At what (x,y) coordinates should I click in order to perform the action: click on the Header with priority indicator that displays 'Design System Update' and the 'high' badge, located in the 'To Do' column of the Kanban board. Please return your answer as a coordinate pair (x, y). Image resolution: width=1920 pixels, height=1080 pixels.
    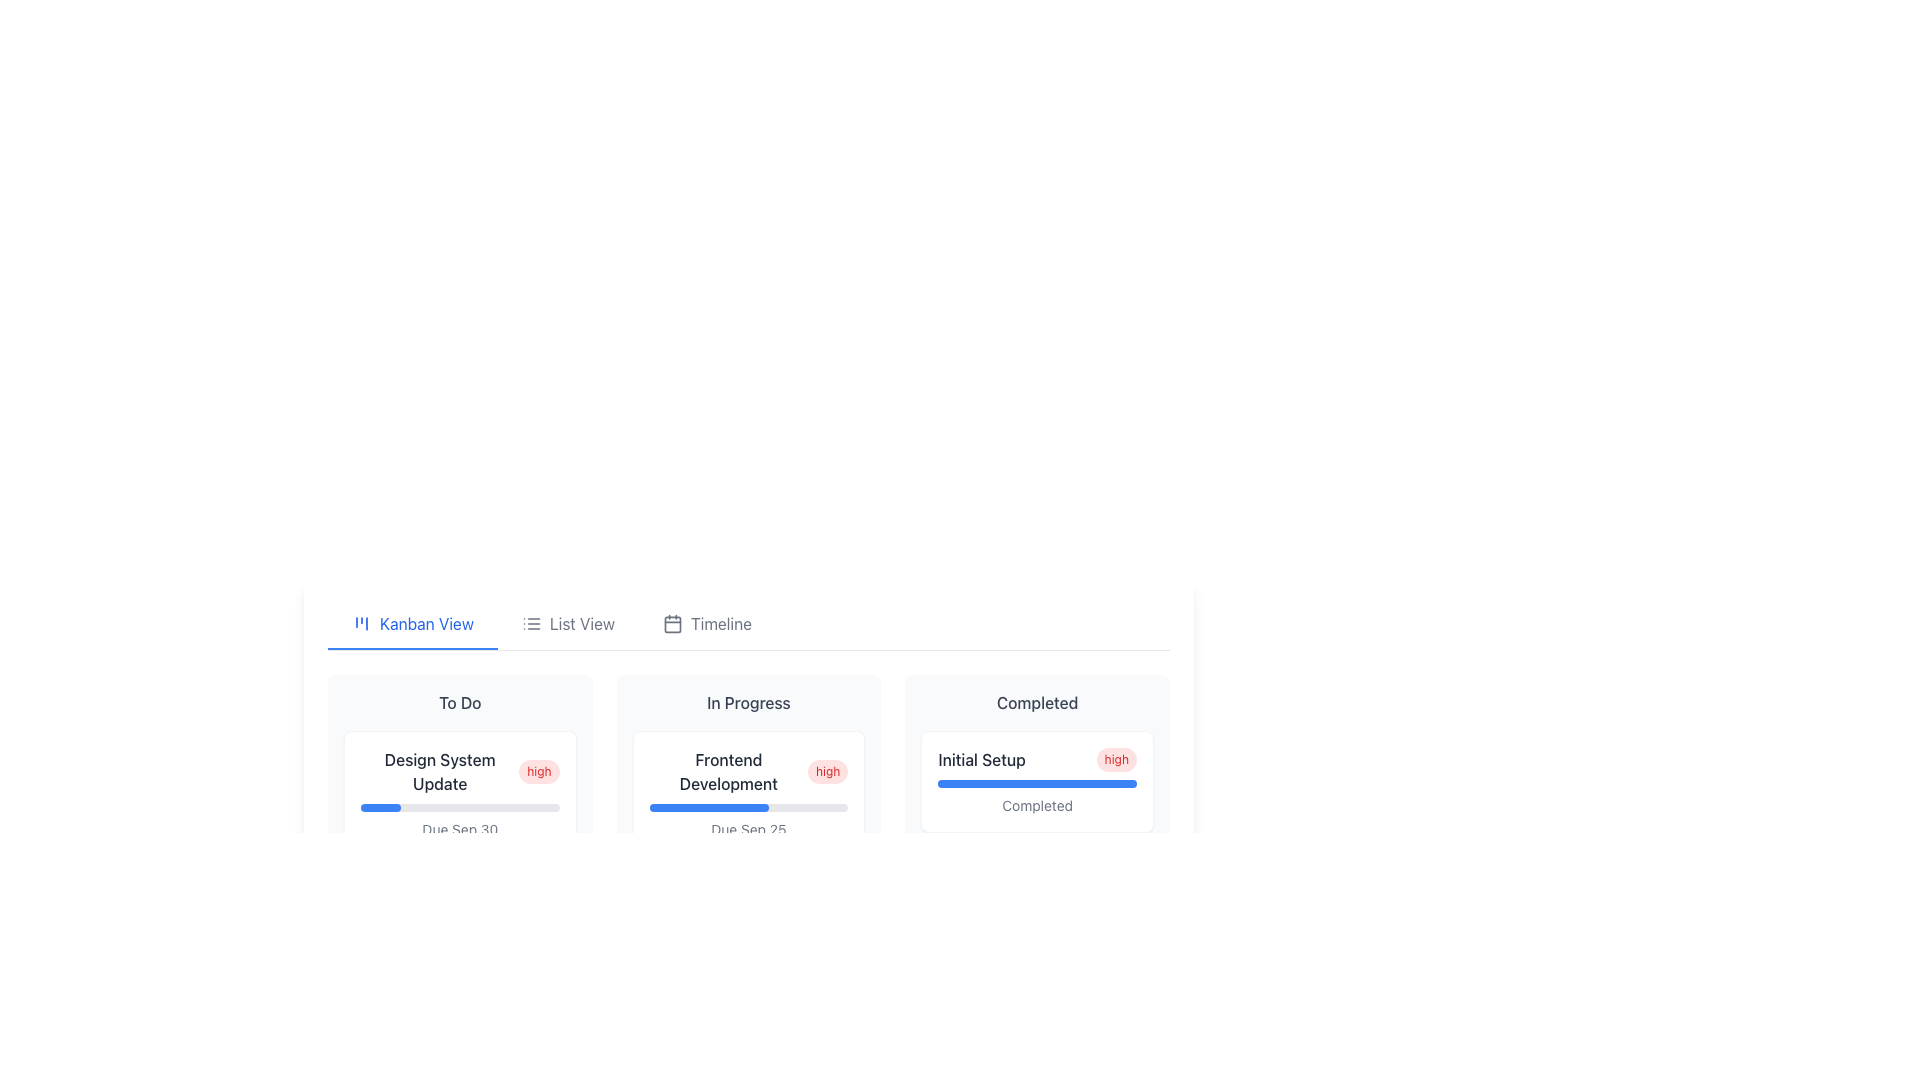
    Looking at the image, I should click on (459, 770).